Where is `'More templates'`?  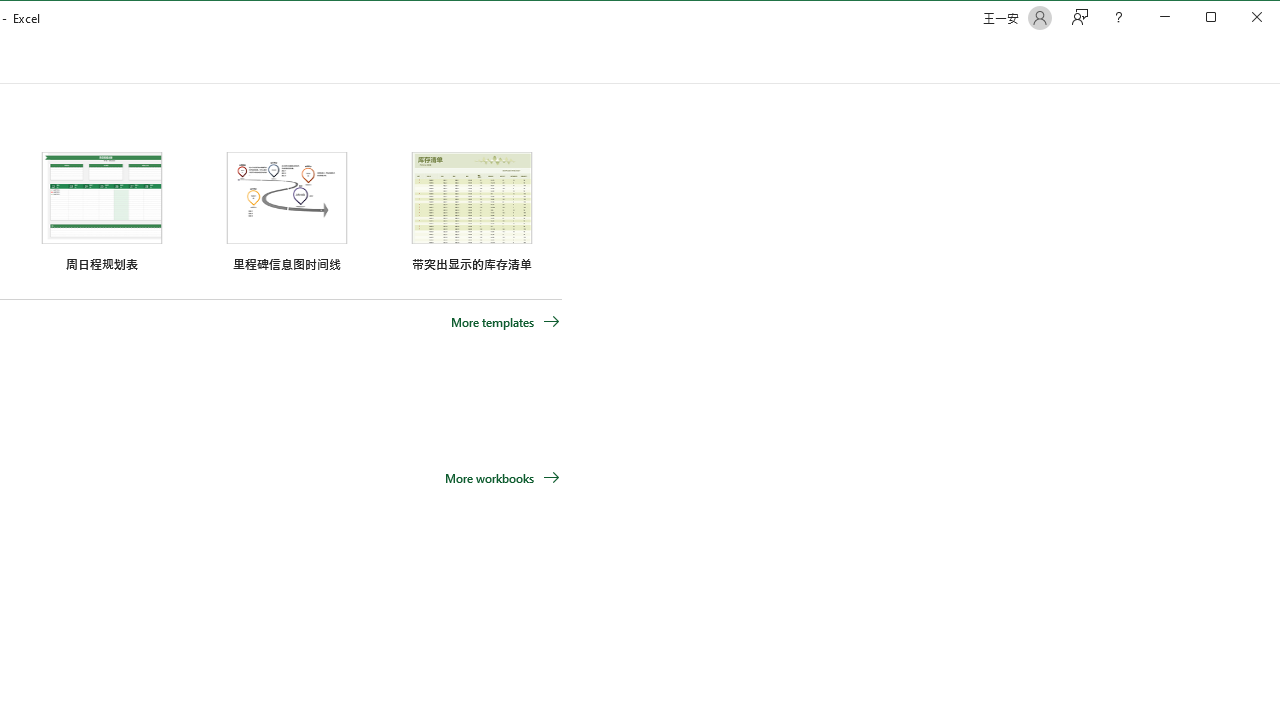 'More templates' is located at coordinates (505, 320).